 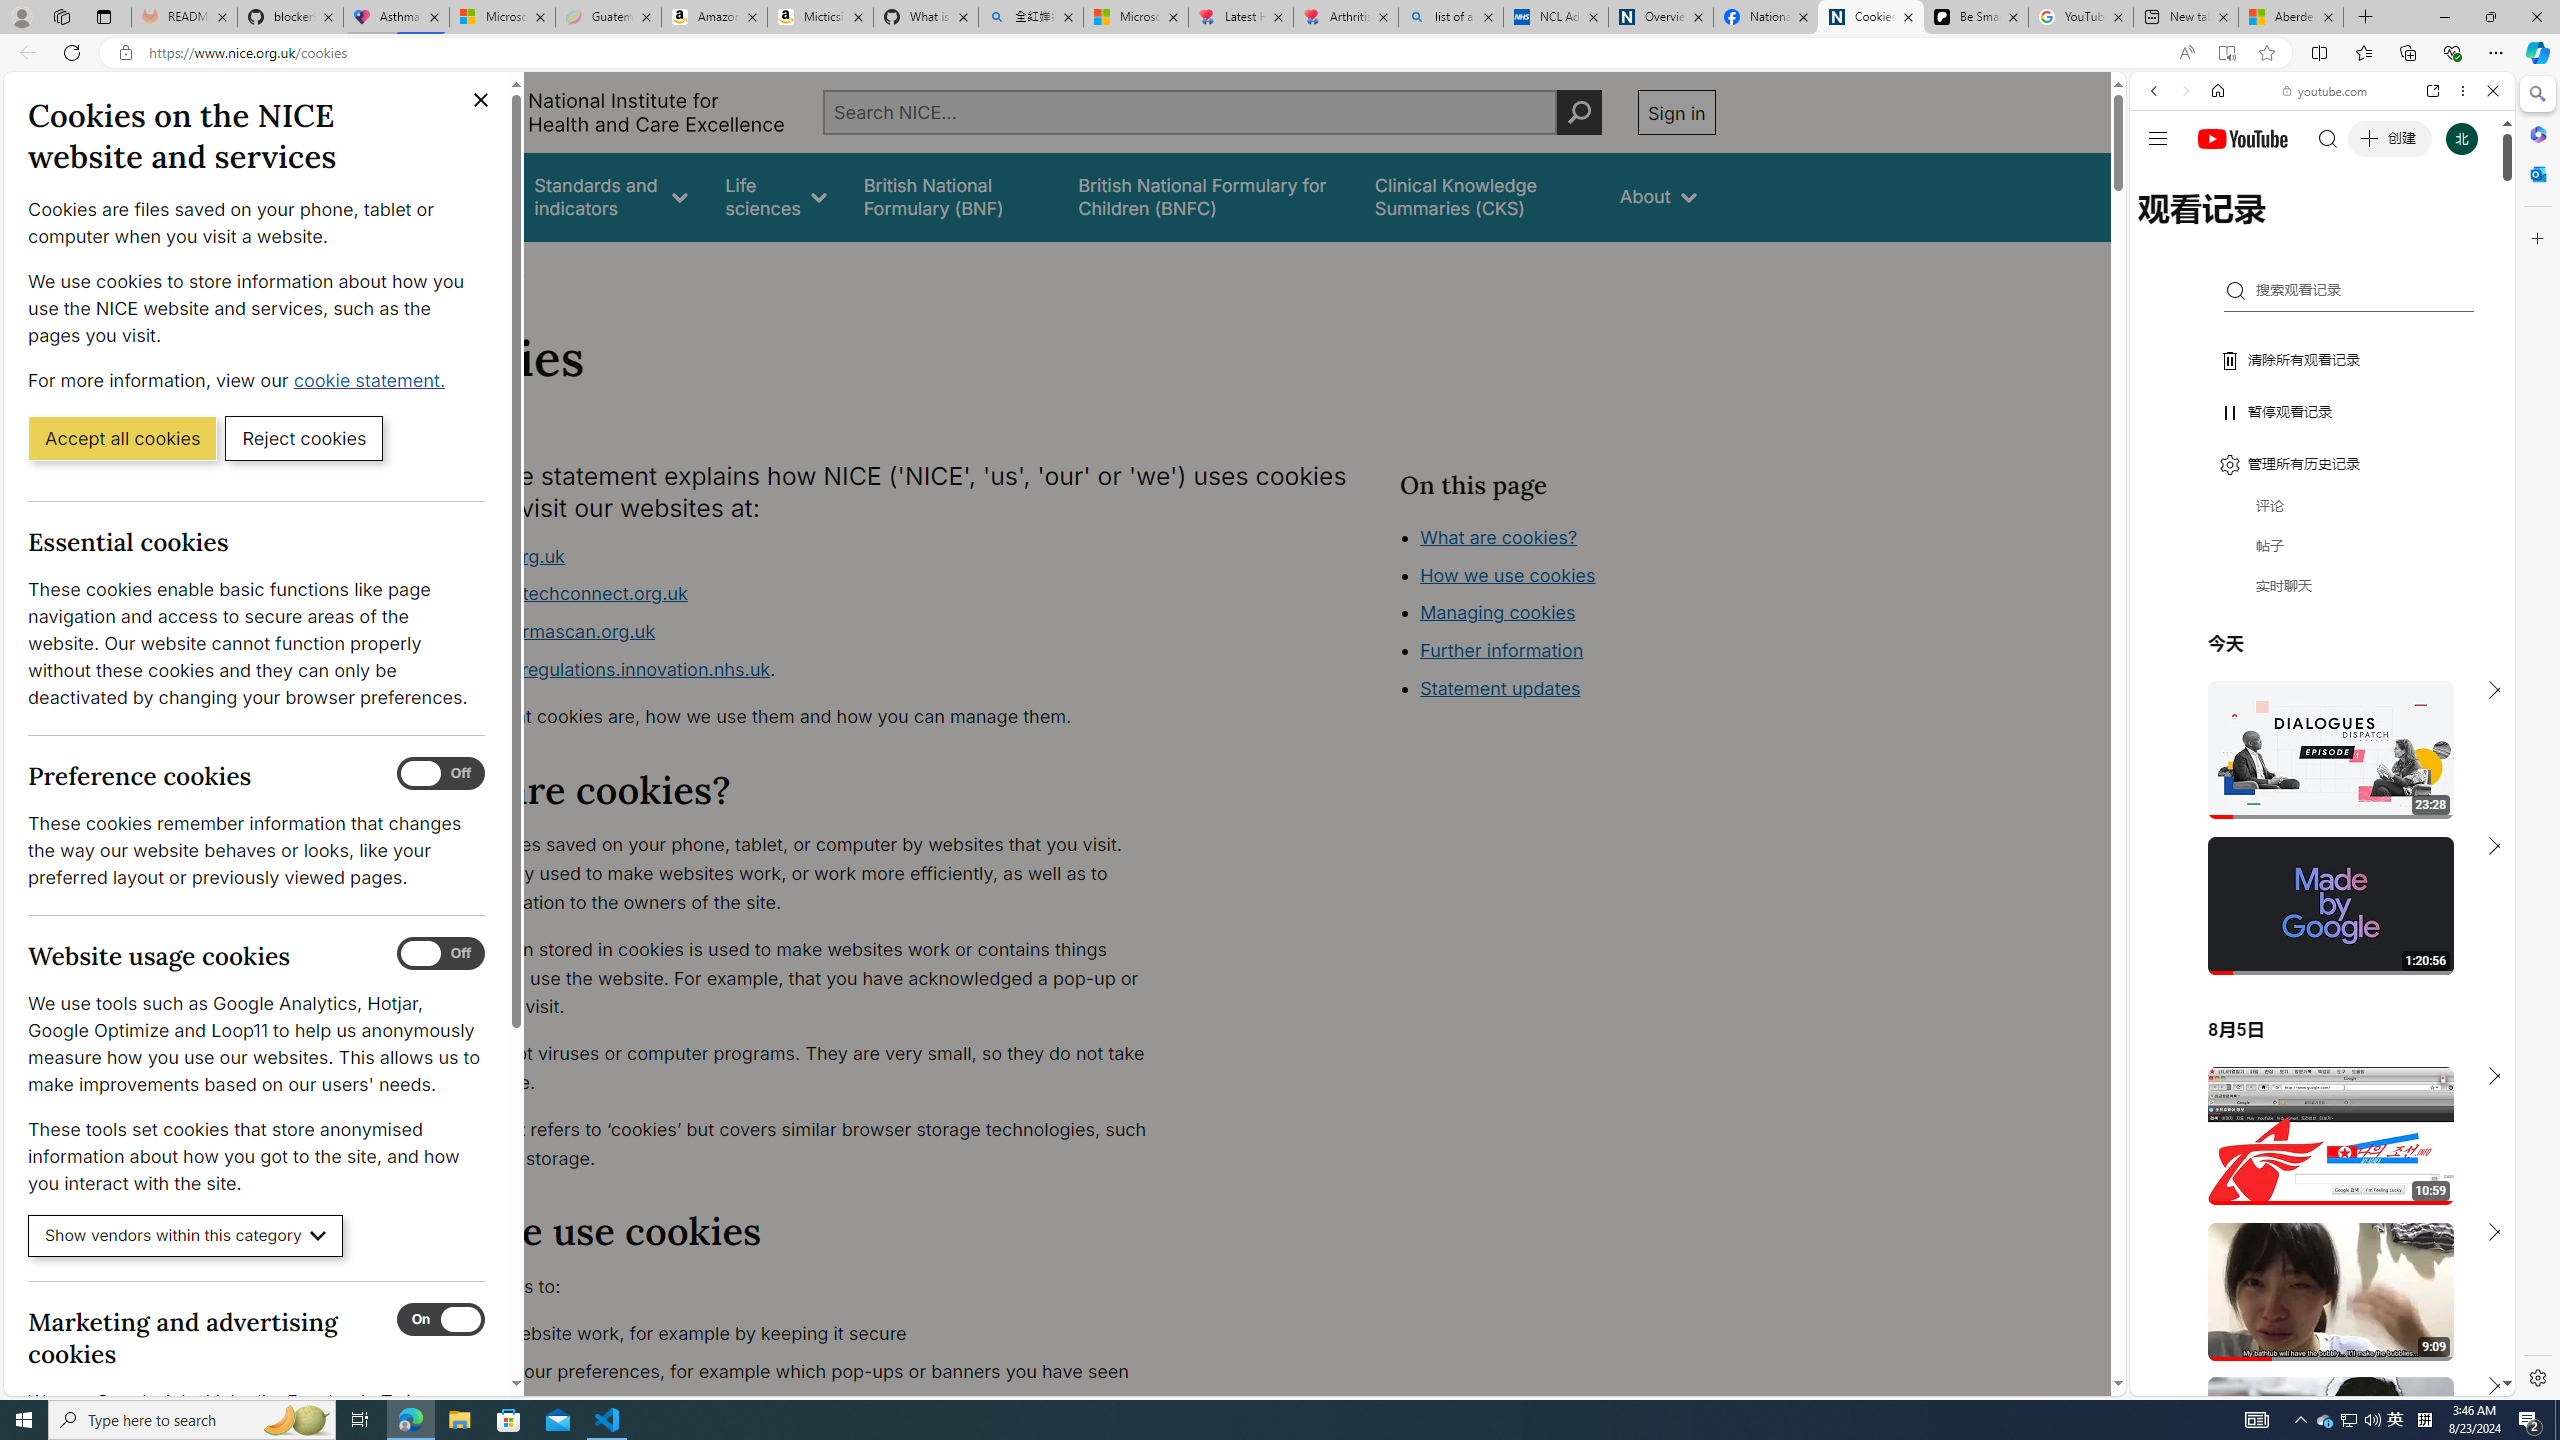 What do you see at coordinates (501, 16) in the screenshot?
I see `'Microsoft-Report a Concern to Bing'` at bounding box center [501, 16].